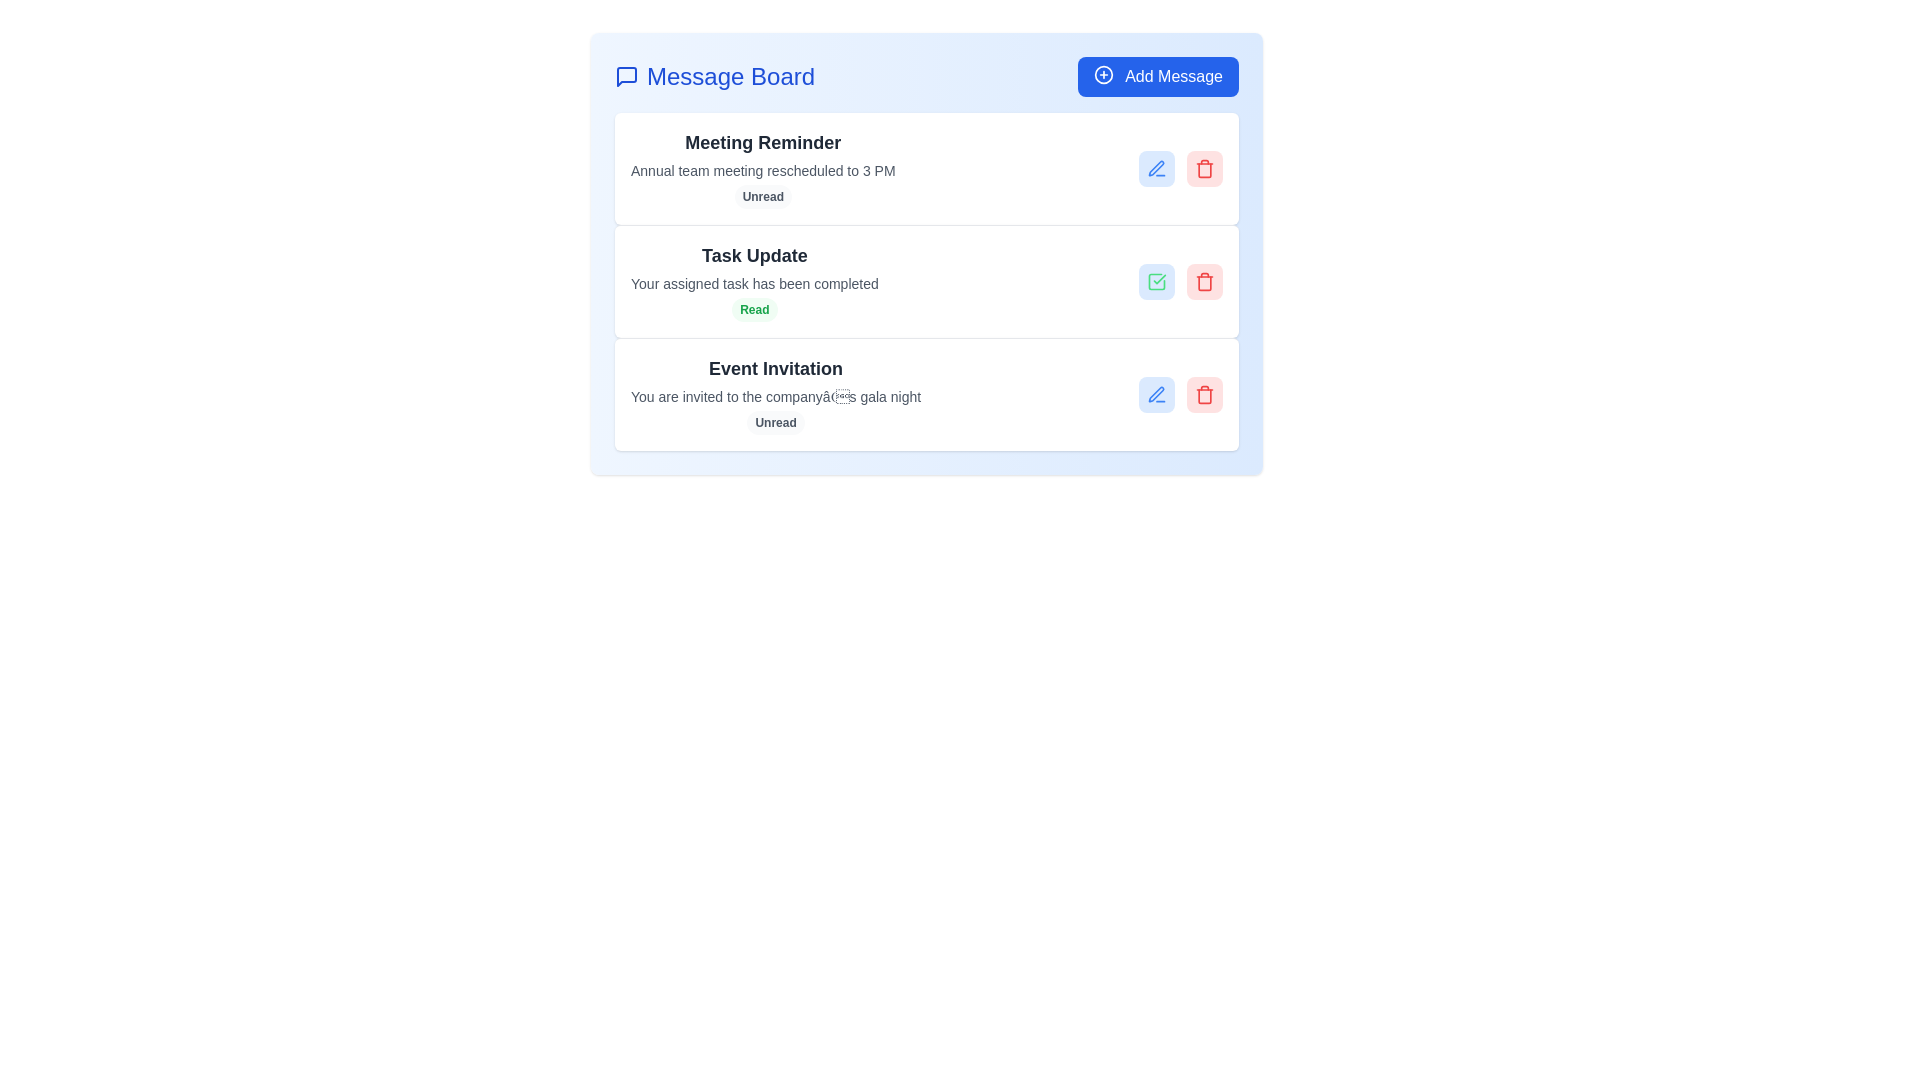 This screenshot has width=1920, height=1080. I want to click on the status indicator label that denotes the completion of a task, located below the text 'Your assigned task has been completed' in the 'Task Update' section, so click(753, 309).